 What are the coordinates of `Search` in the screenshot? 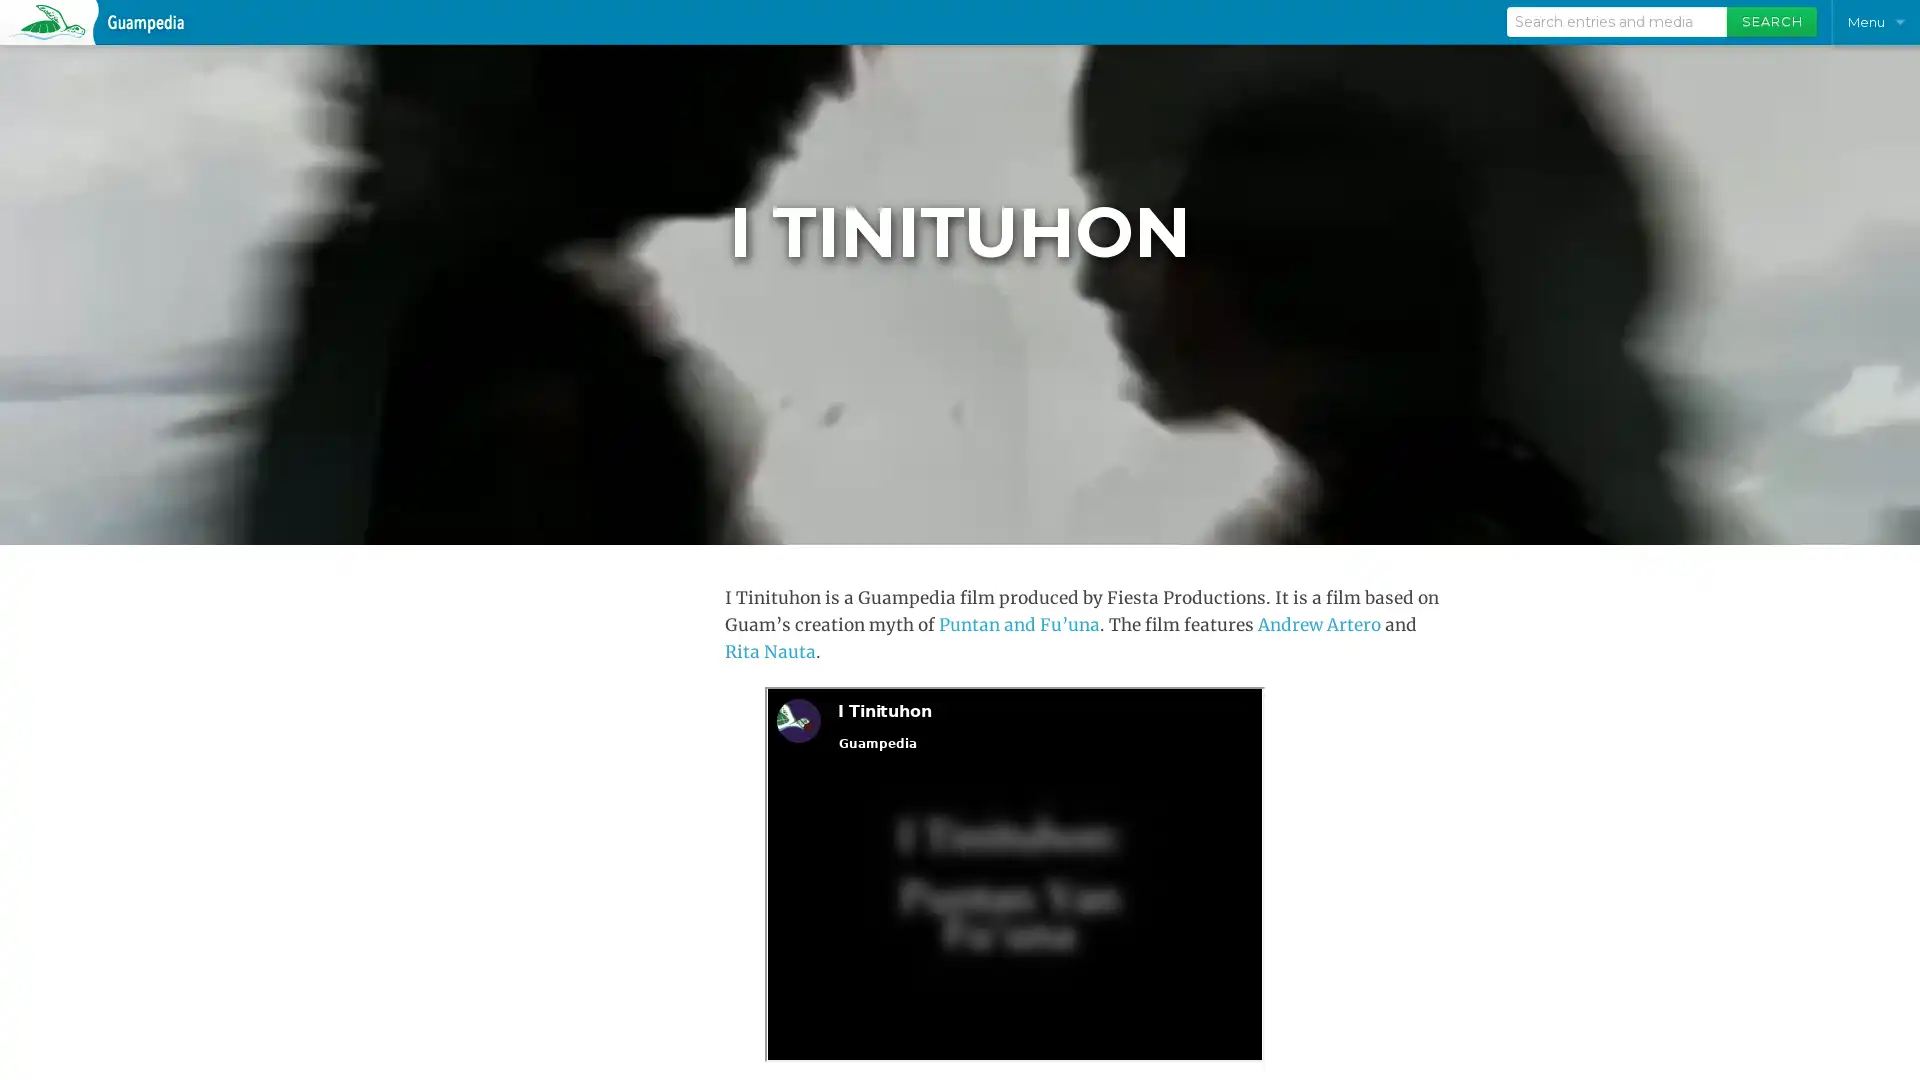 It's located at (1771, 22).